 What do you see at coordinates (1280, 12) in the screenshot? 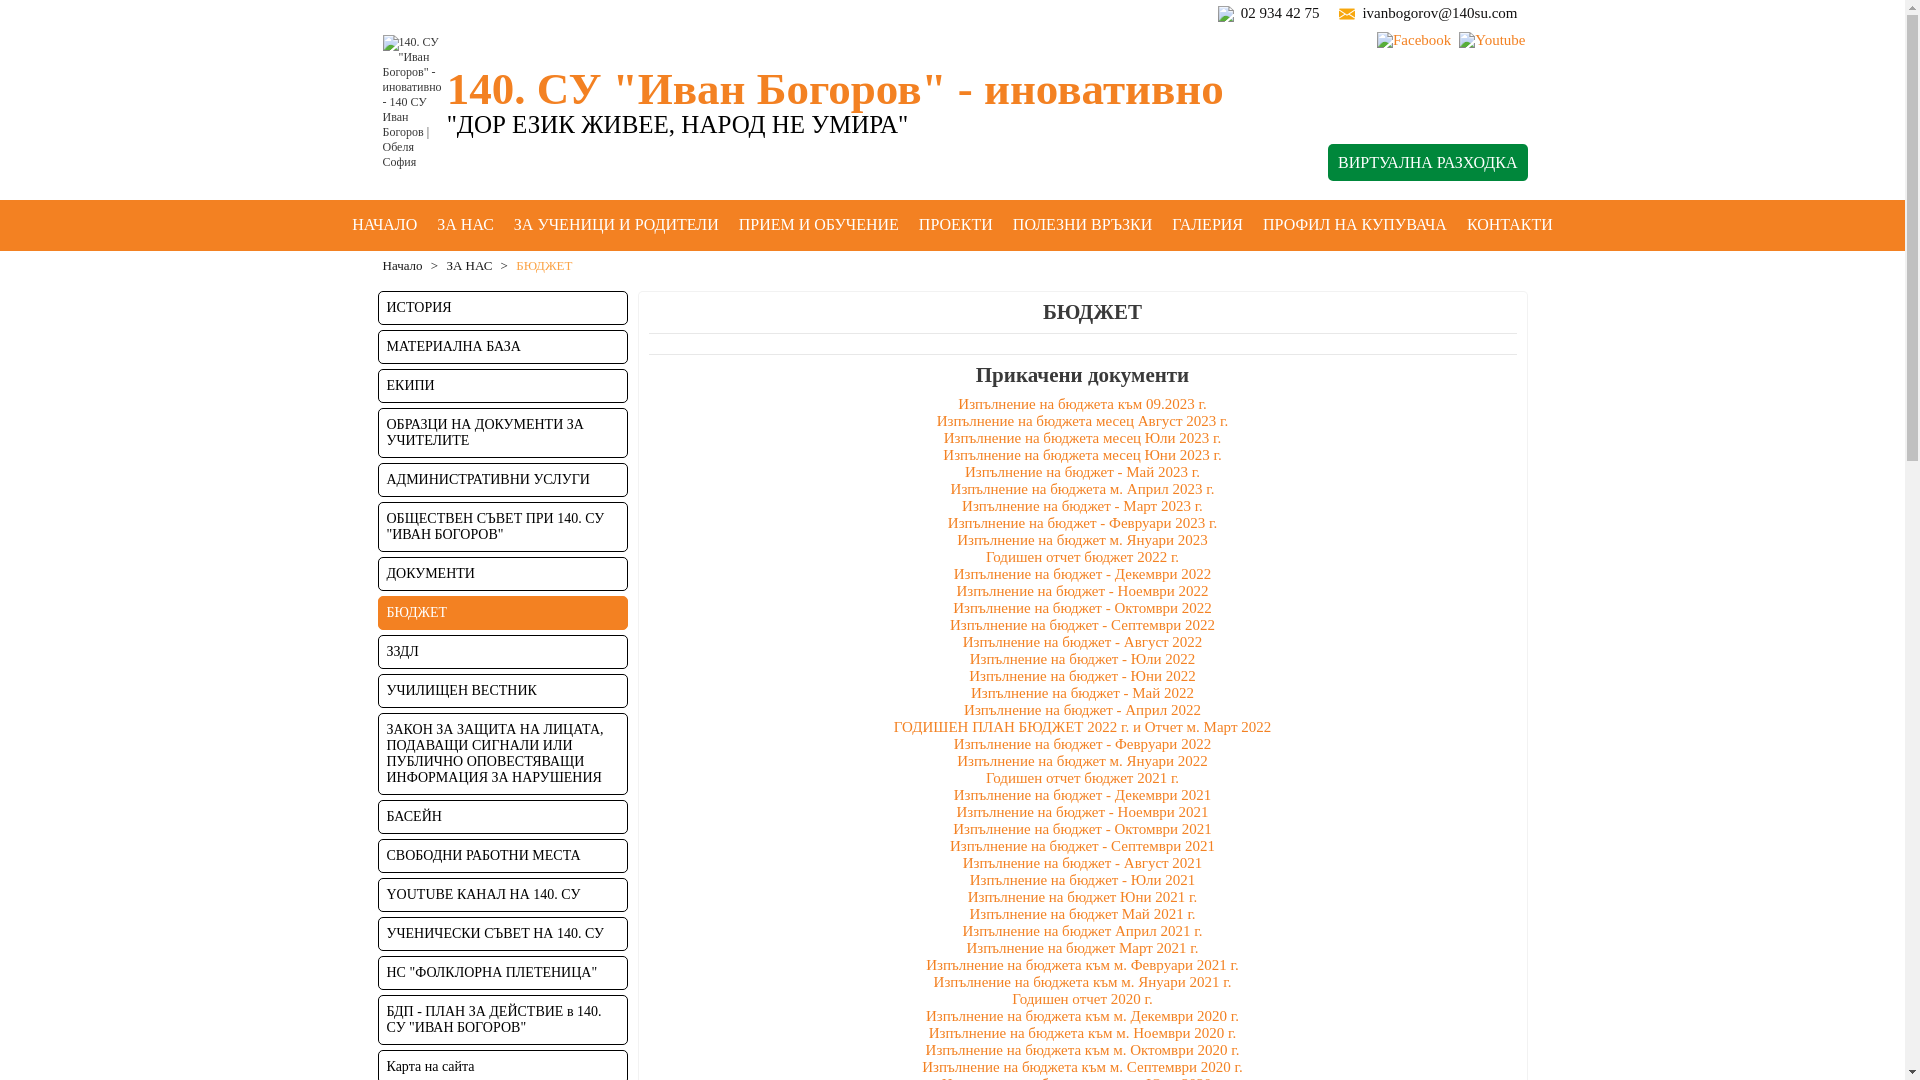
I see `'02 934 42 75'` at bounding box center [1280, 12].